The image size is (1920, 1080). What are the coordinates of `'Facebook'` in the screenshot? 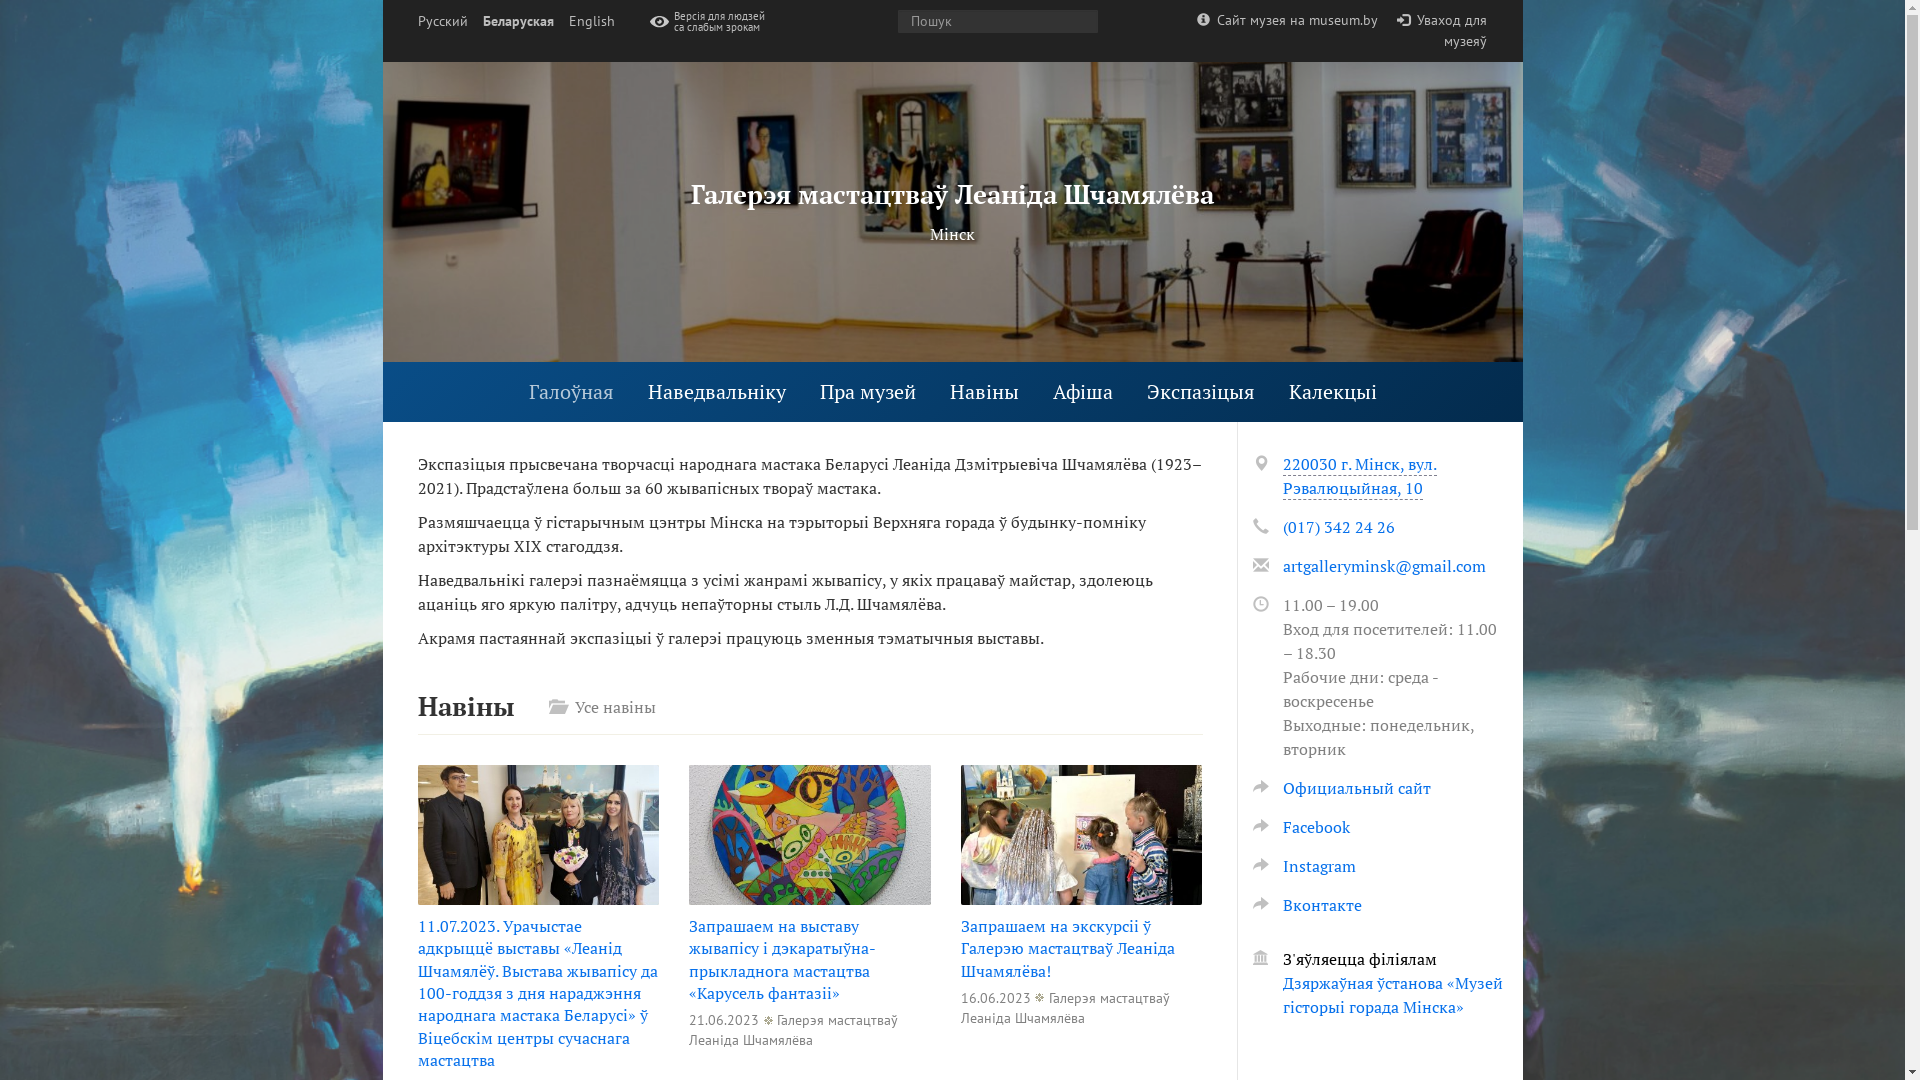 It's located at (1300, 826).